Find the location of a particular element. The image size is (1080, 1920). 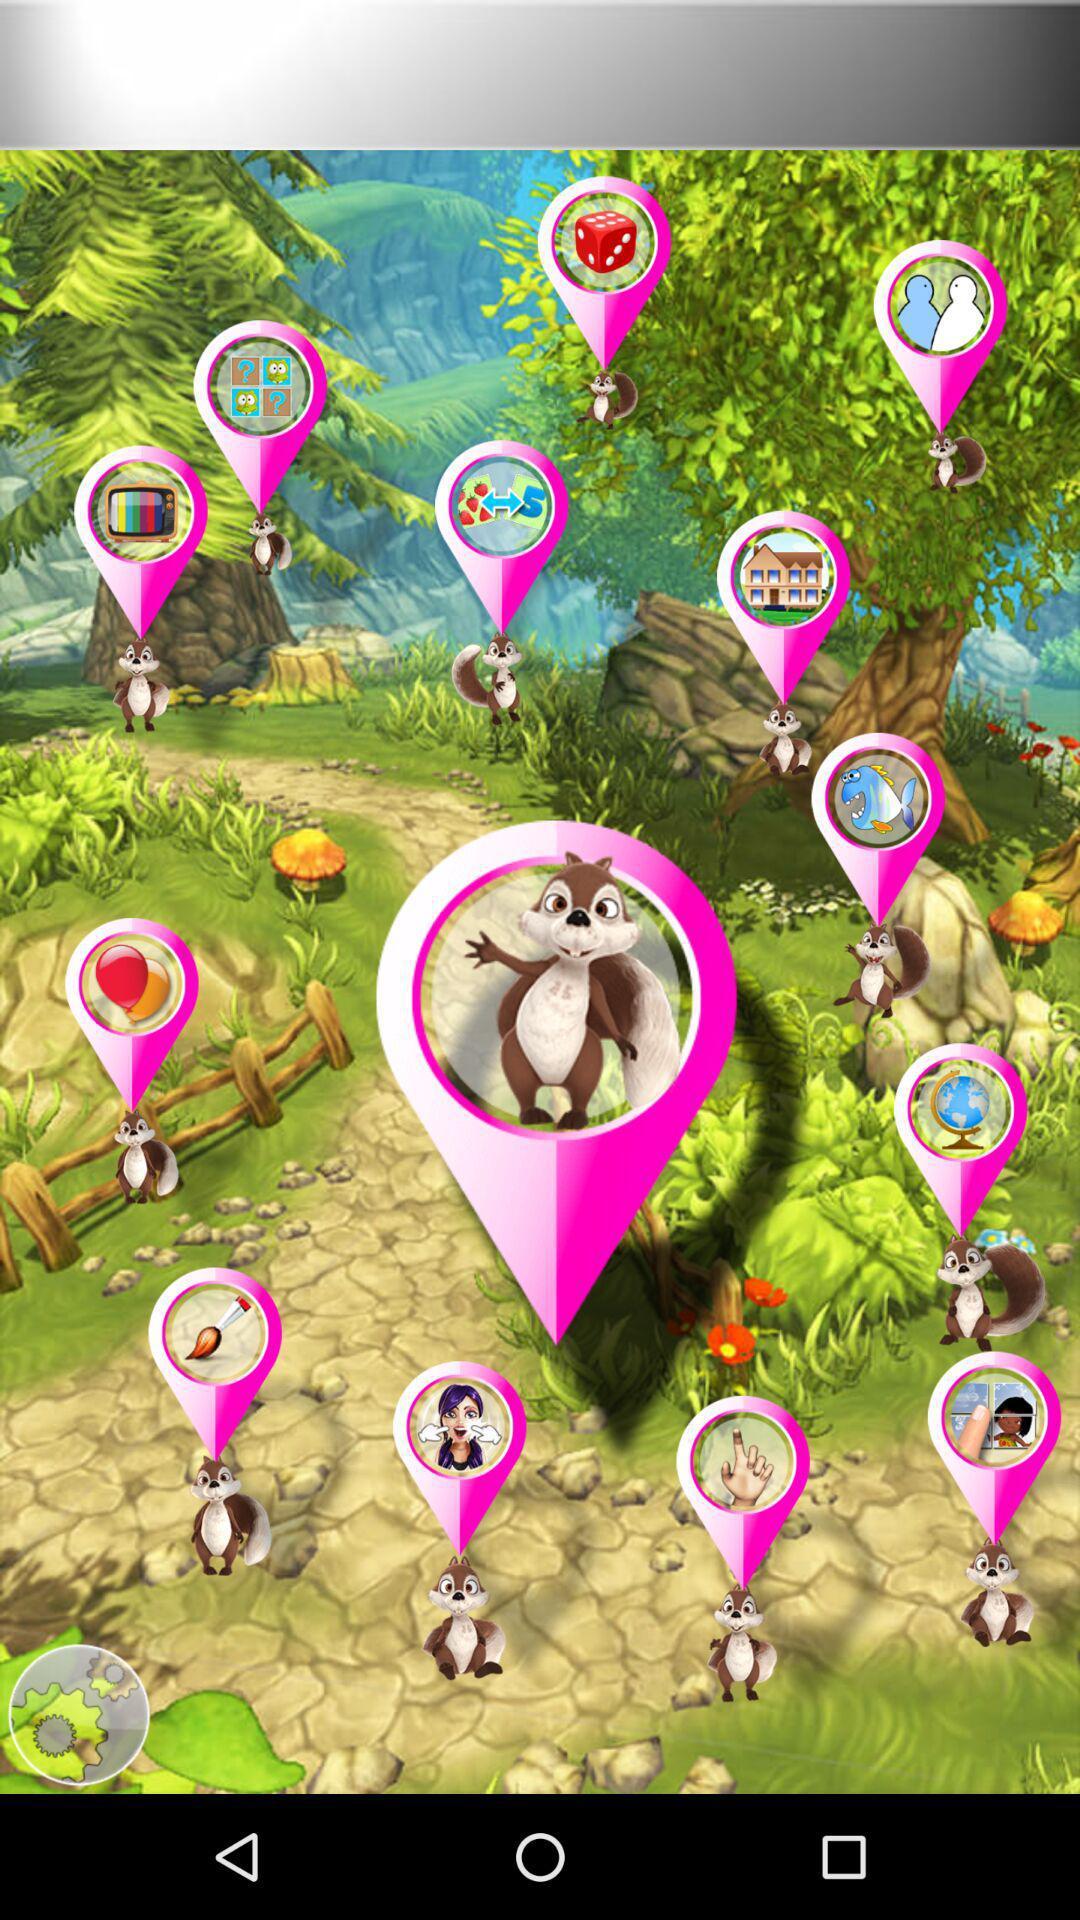

activate 'james squirrel vocal is located at coordinates (594, 1147).